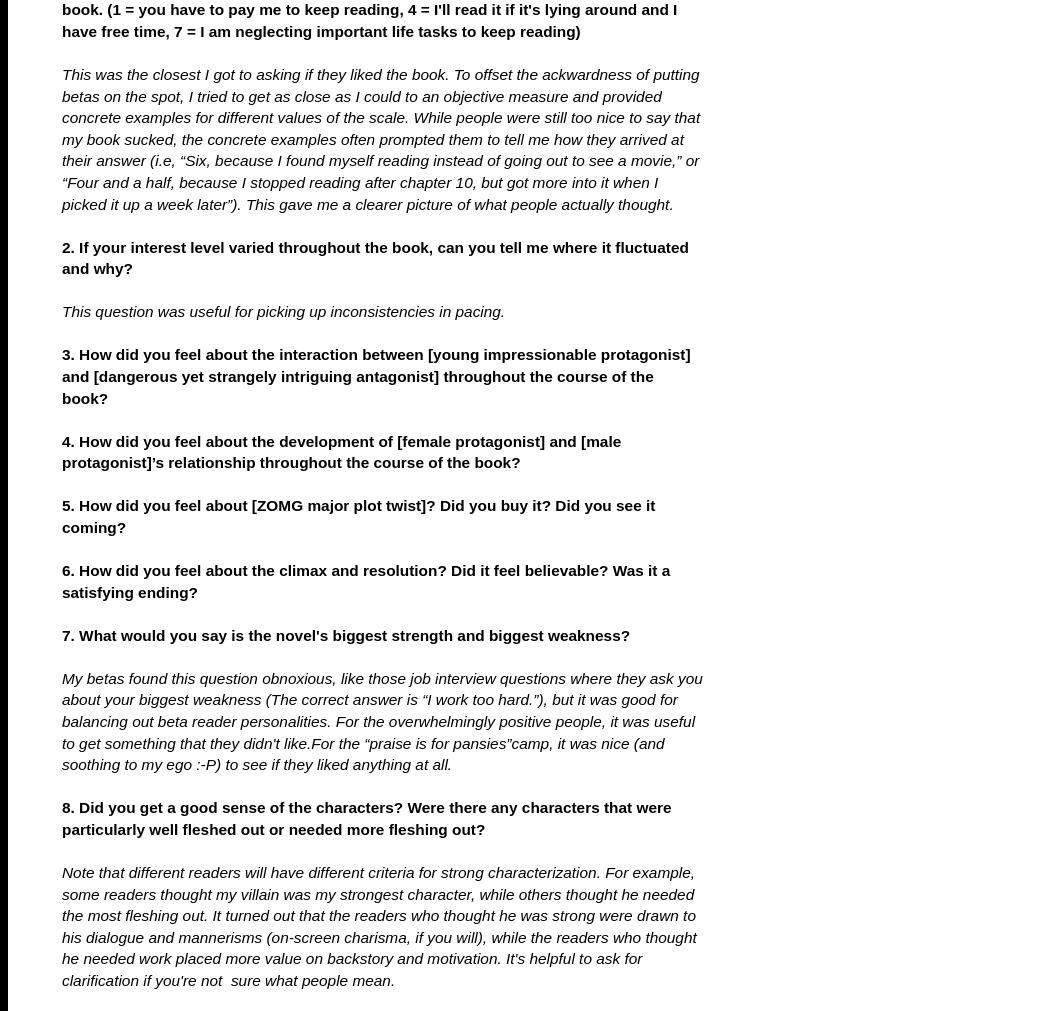  What do you see at coordinates (374, 257) in the screenshot?
I see `'2.  If your interest level varied throughout the book, can you tell me where it fluctuated and why?'` at bounding box center [374, 257].